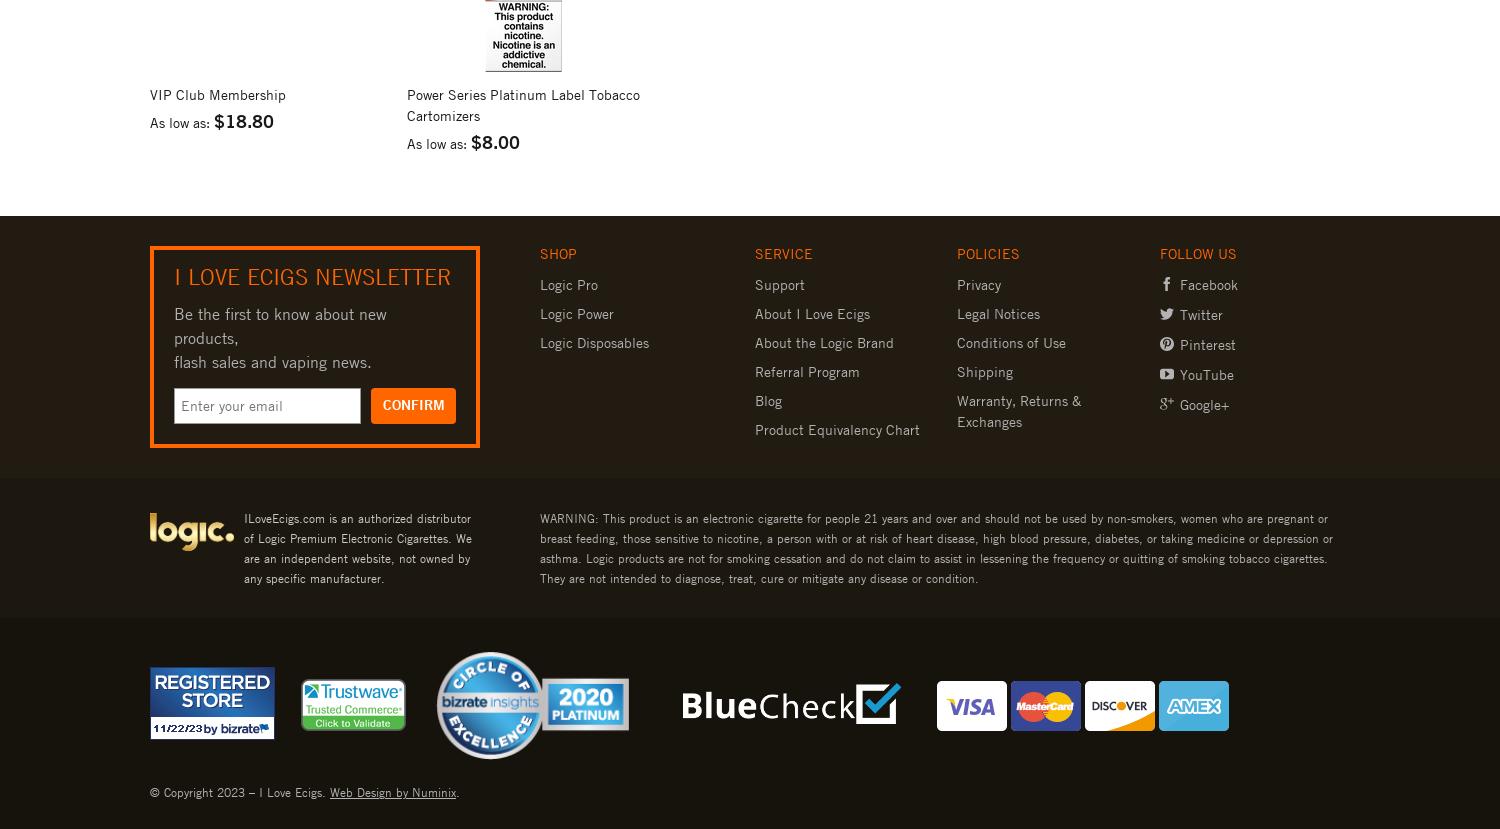  Describe the element at coordinates (567, 282) in the screenshot. I see `'Logic Pro'` at that location.